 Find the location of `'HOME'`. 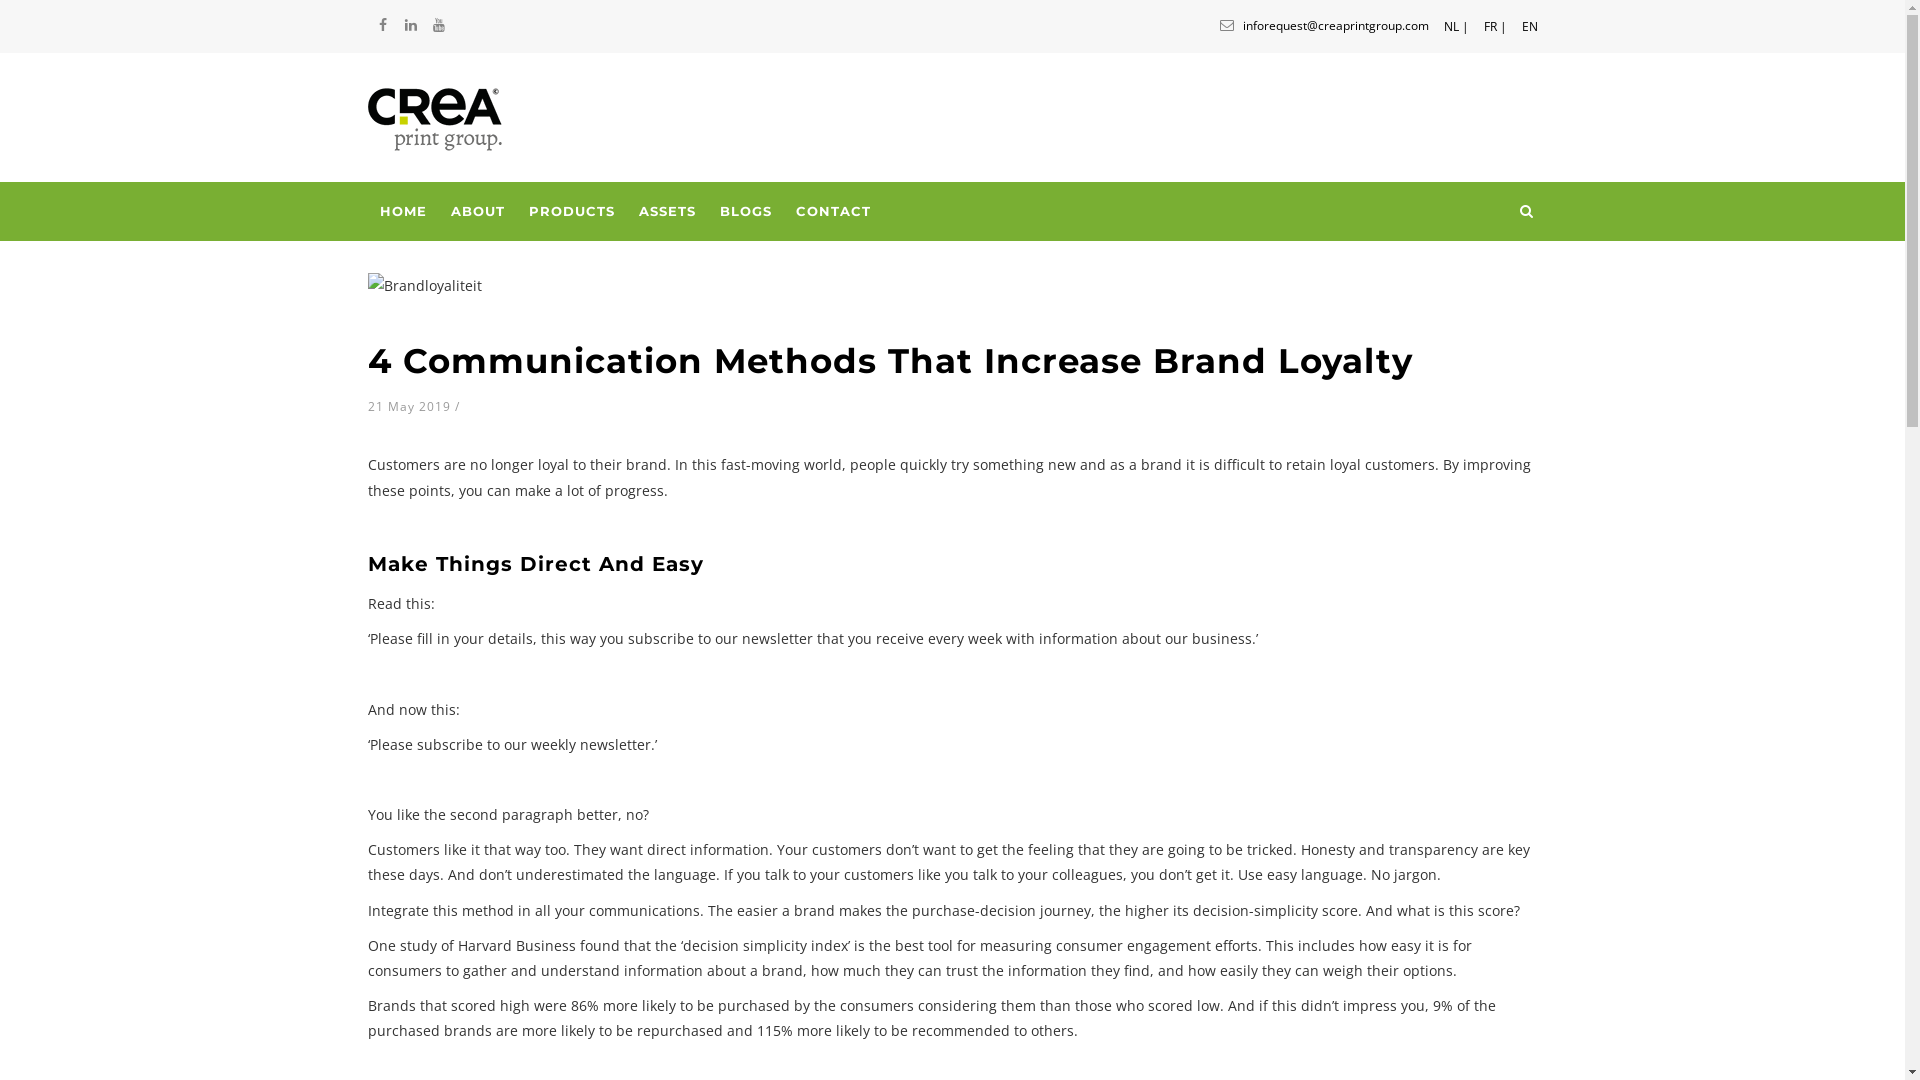

'HOME' is located at coordinates (379, 211).